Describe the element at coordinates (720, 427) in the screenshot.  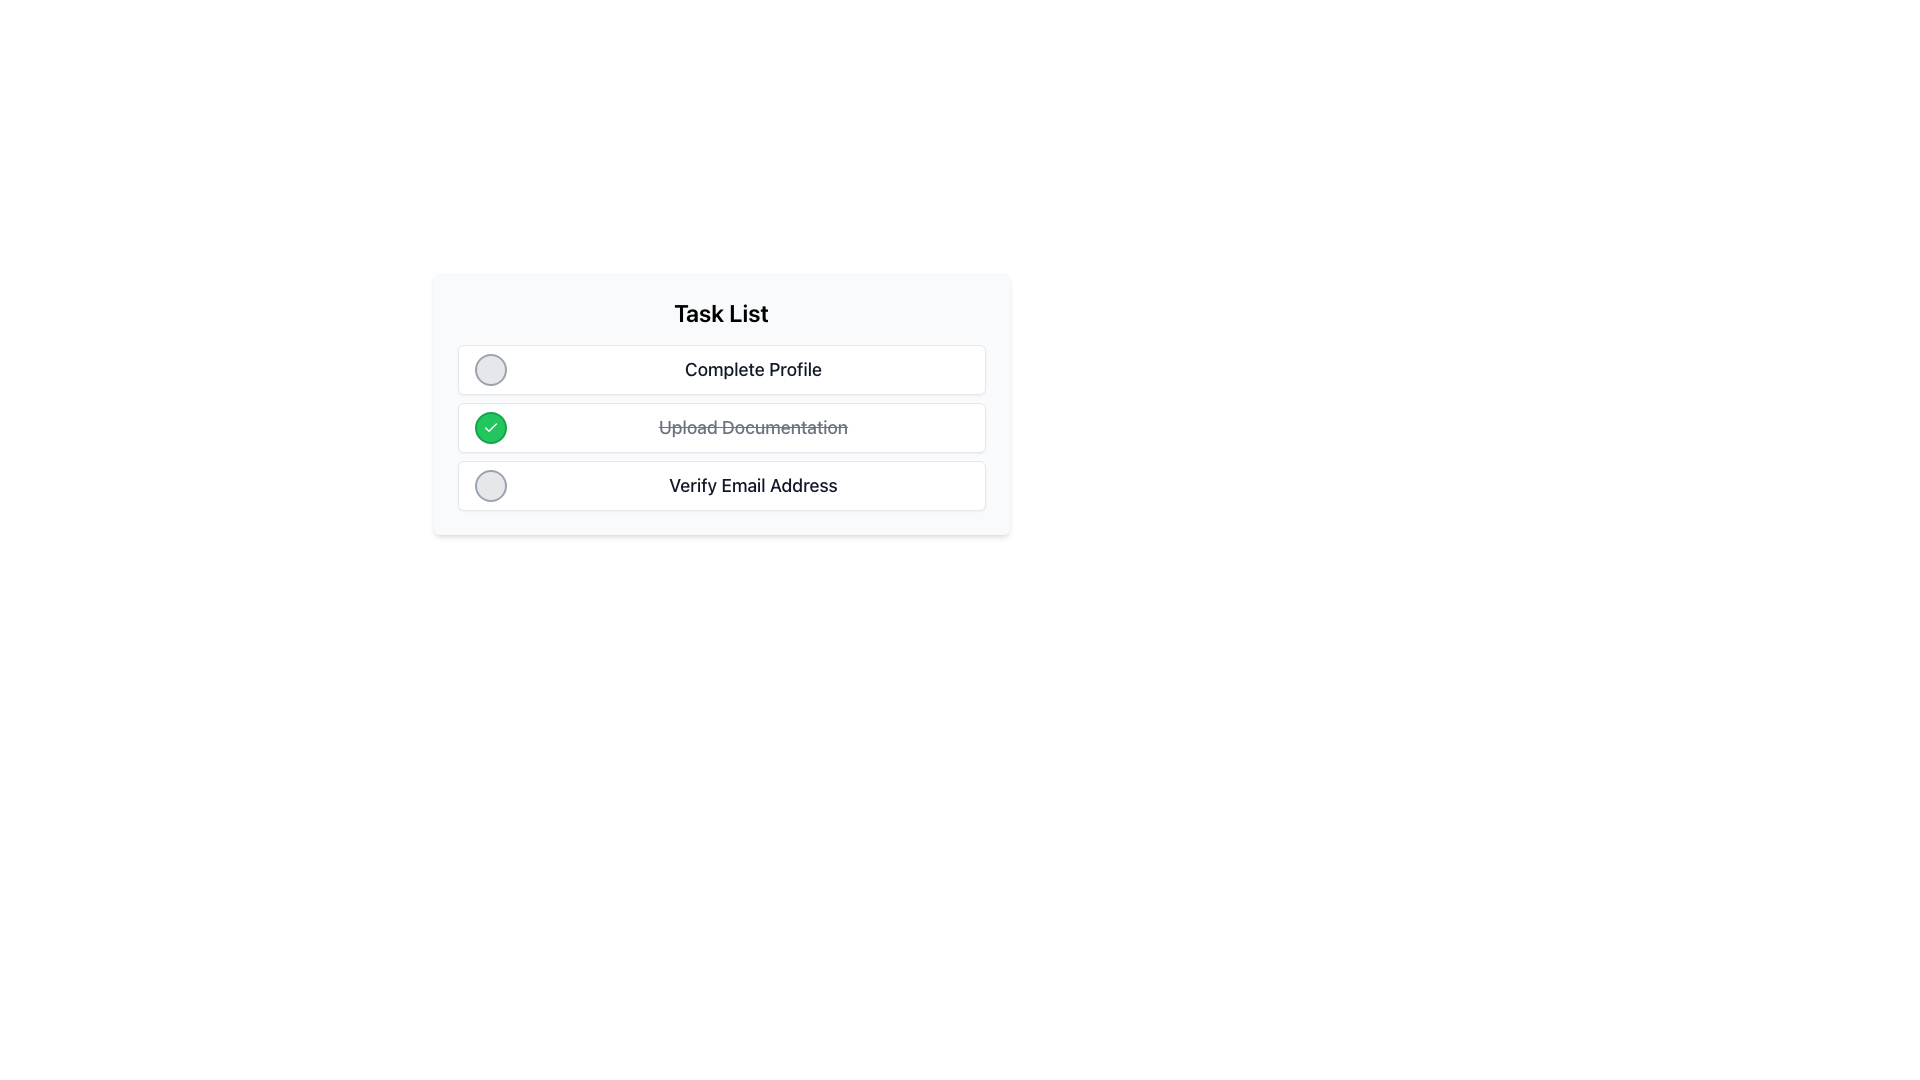
I see `the second task item in the task list, which features a green checkmark icon and the text 'Upload Documentation' with a strikethrough, indicating its completion` at that location.